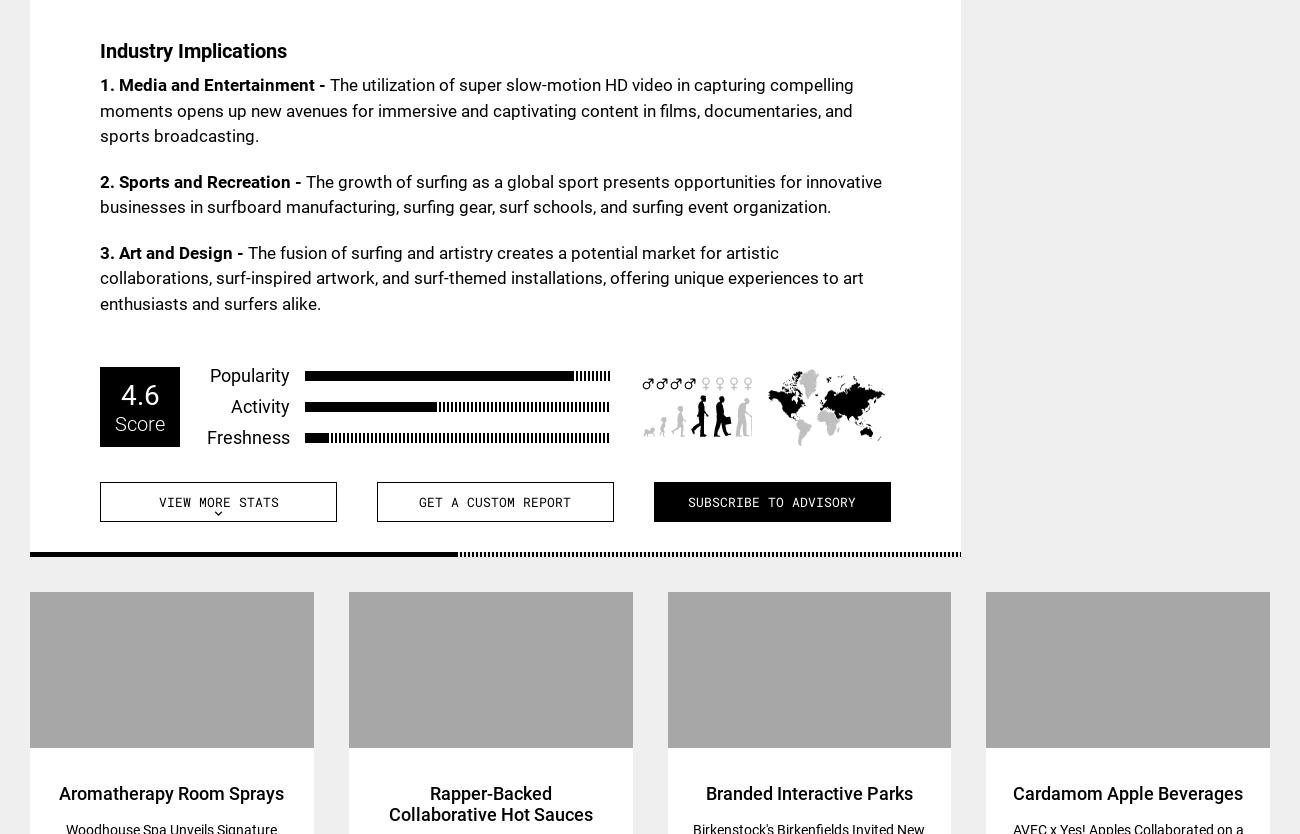 The width and height of the screenshot is (1300, 834). Describe the element at coordinates (173, 251) in the screenshot. I see `'3. Art and Design -'` at that location.